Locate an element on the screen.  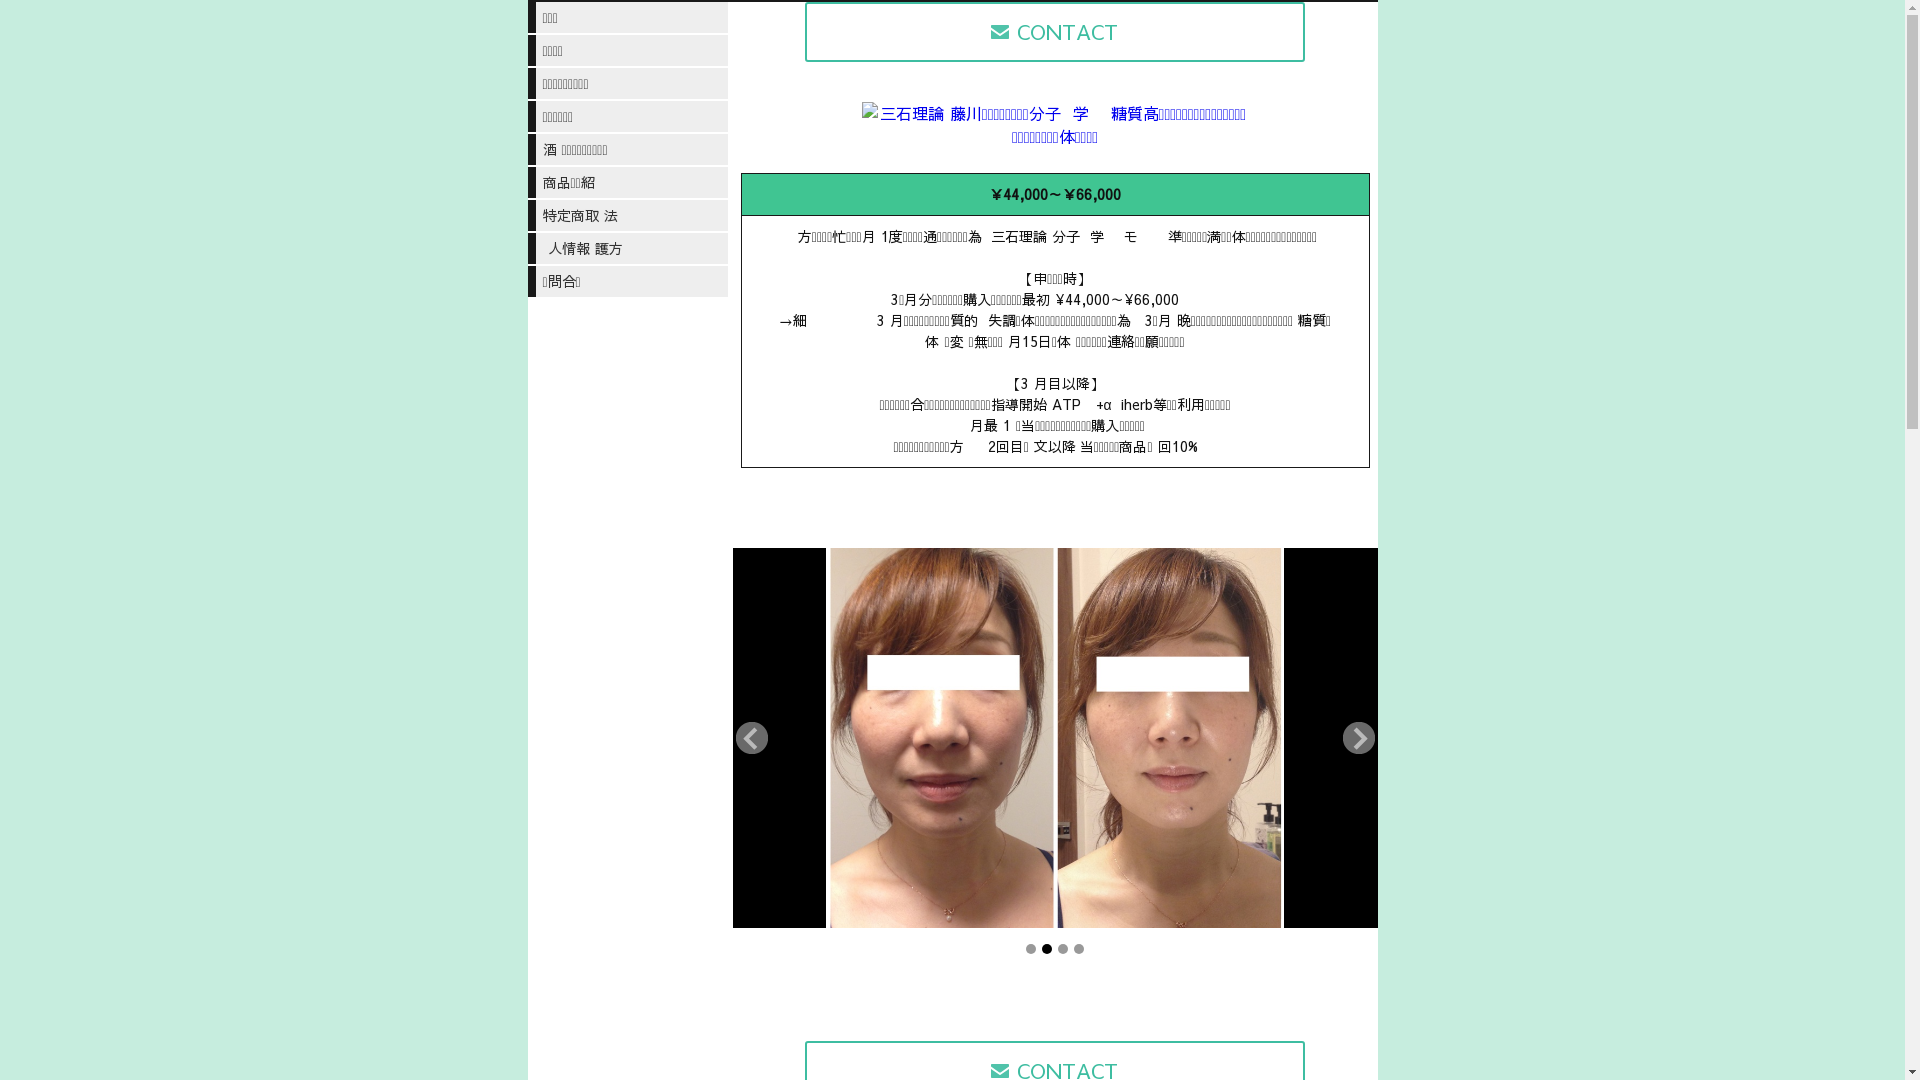
'CONTACT' is located at coordinates (1054, 31).